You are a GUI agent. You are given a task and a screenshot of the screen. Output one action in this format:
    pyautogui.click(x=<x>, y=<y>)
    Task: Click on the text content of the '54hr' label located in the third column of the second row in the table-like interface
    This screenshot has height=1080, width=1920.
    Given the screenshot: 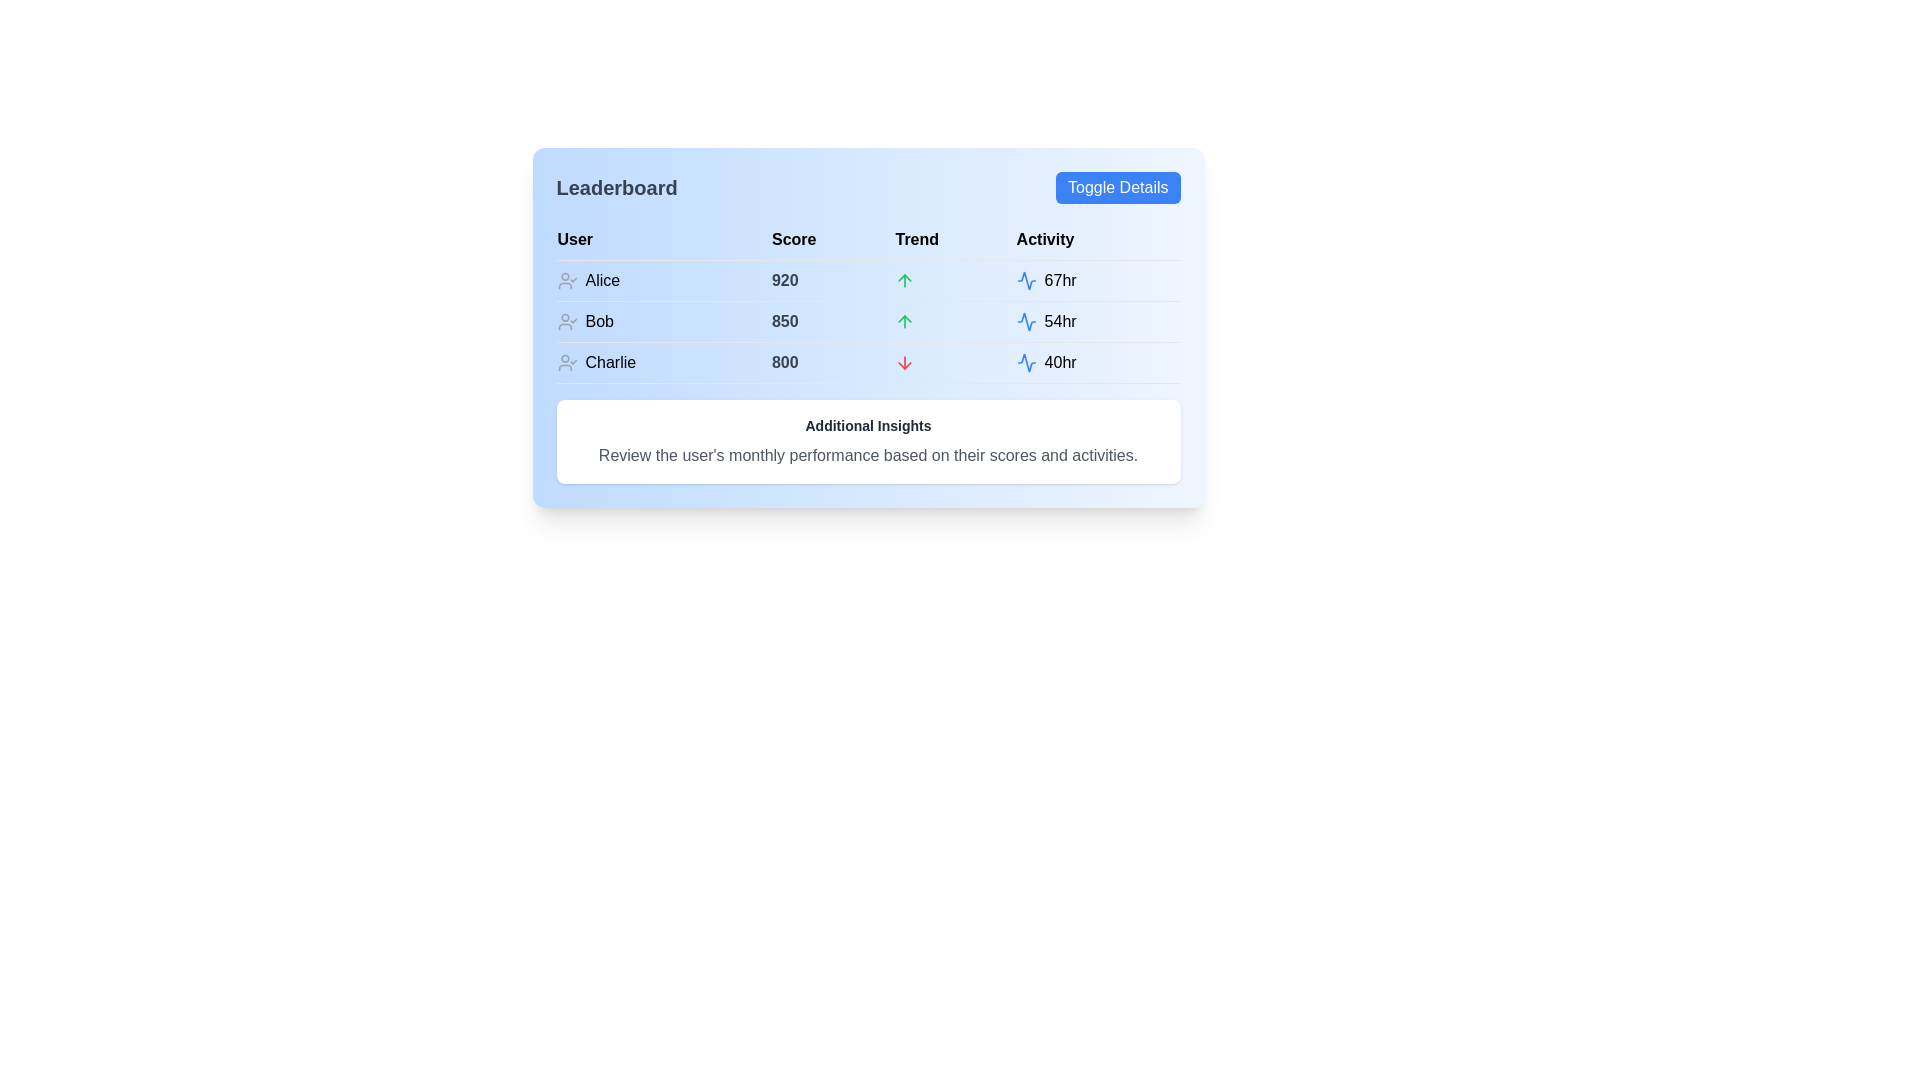 What is the action you would take?
    pyautogui.click(x=1059, y=320)
    